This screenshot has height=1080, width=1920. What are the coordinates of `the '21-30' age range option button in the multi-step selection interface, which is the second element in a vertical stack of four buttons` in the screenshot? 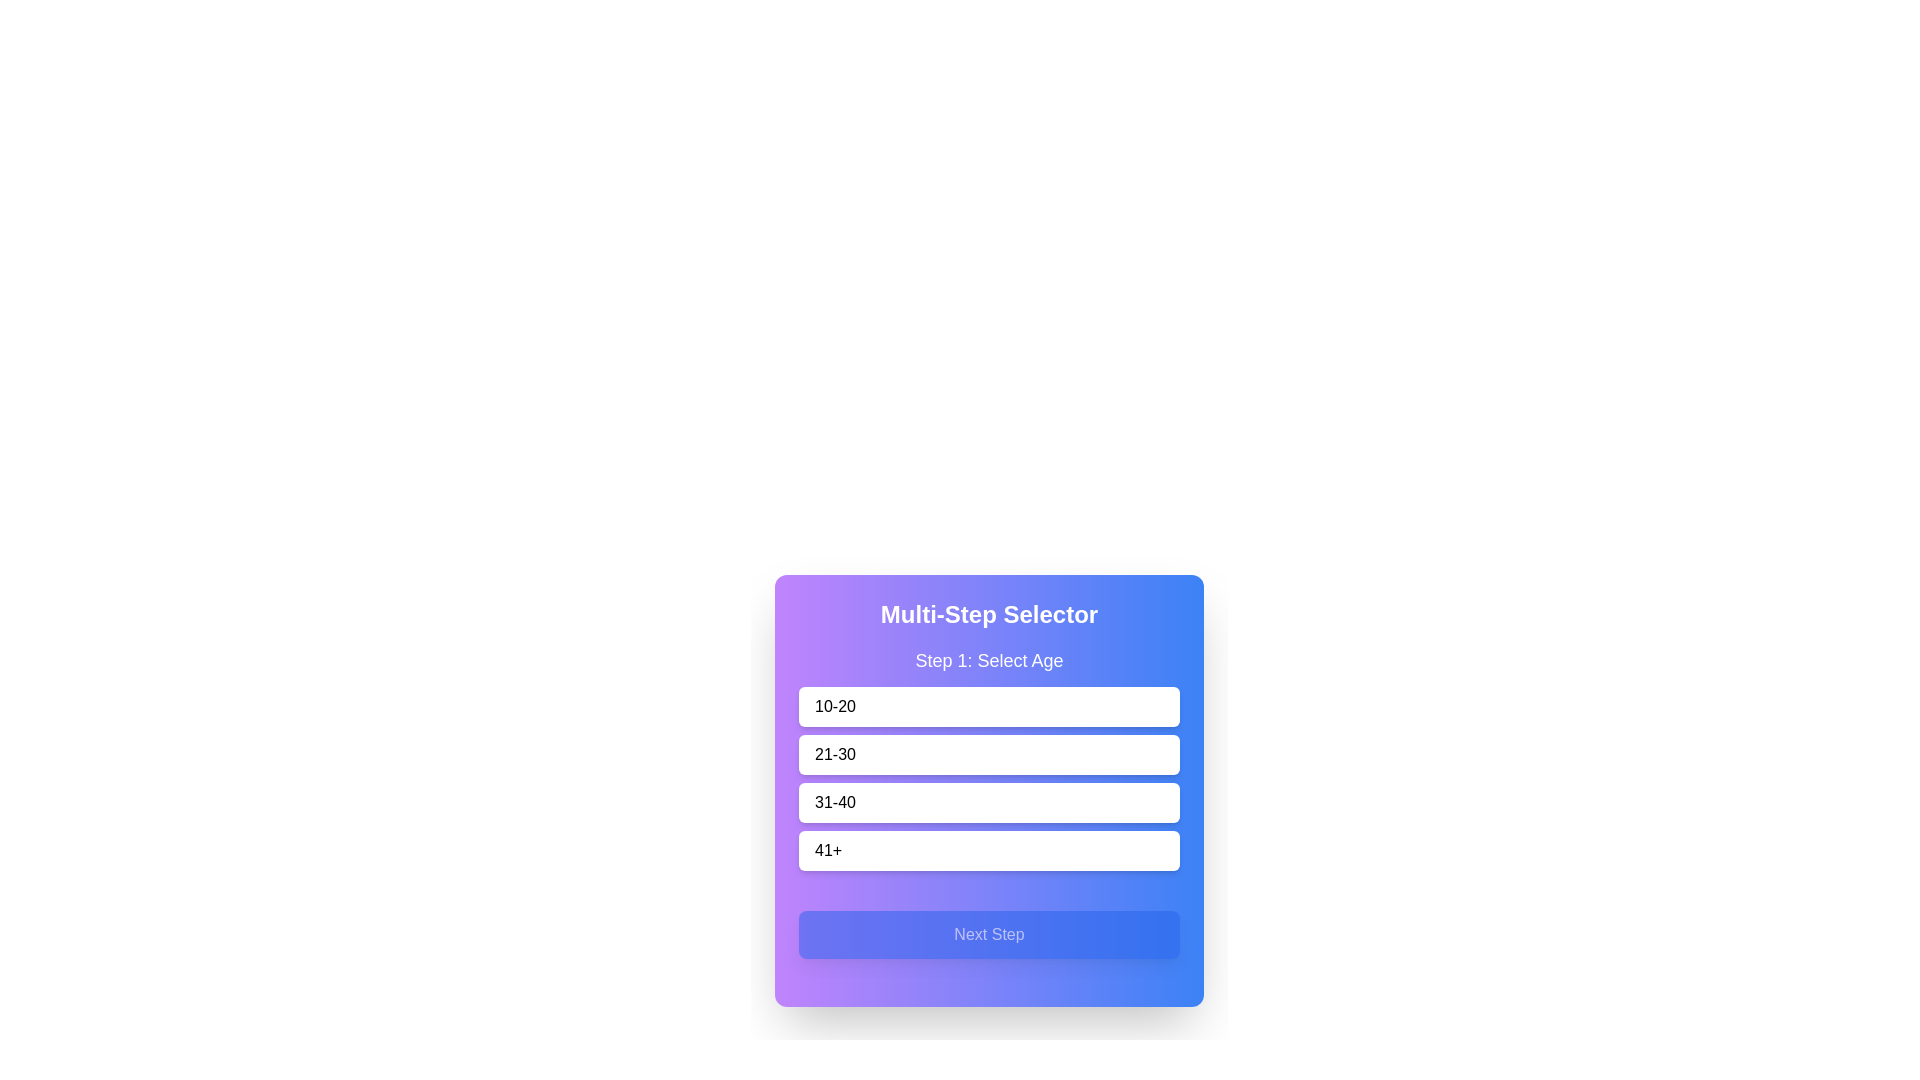 It's located at (989, 759).